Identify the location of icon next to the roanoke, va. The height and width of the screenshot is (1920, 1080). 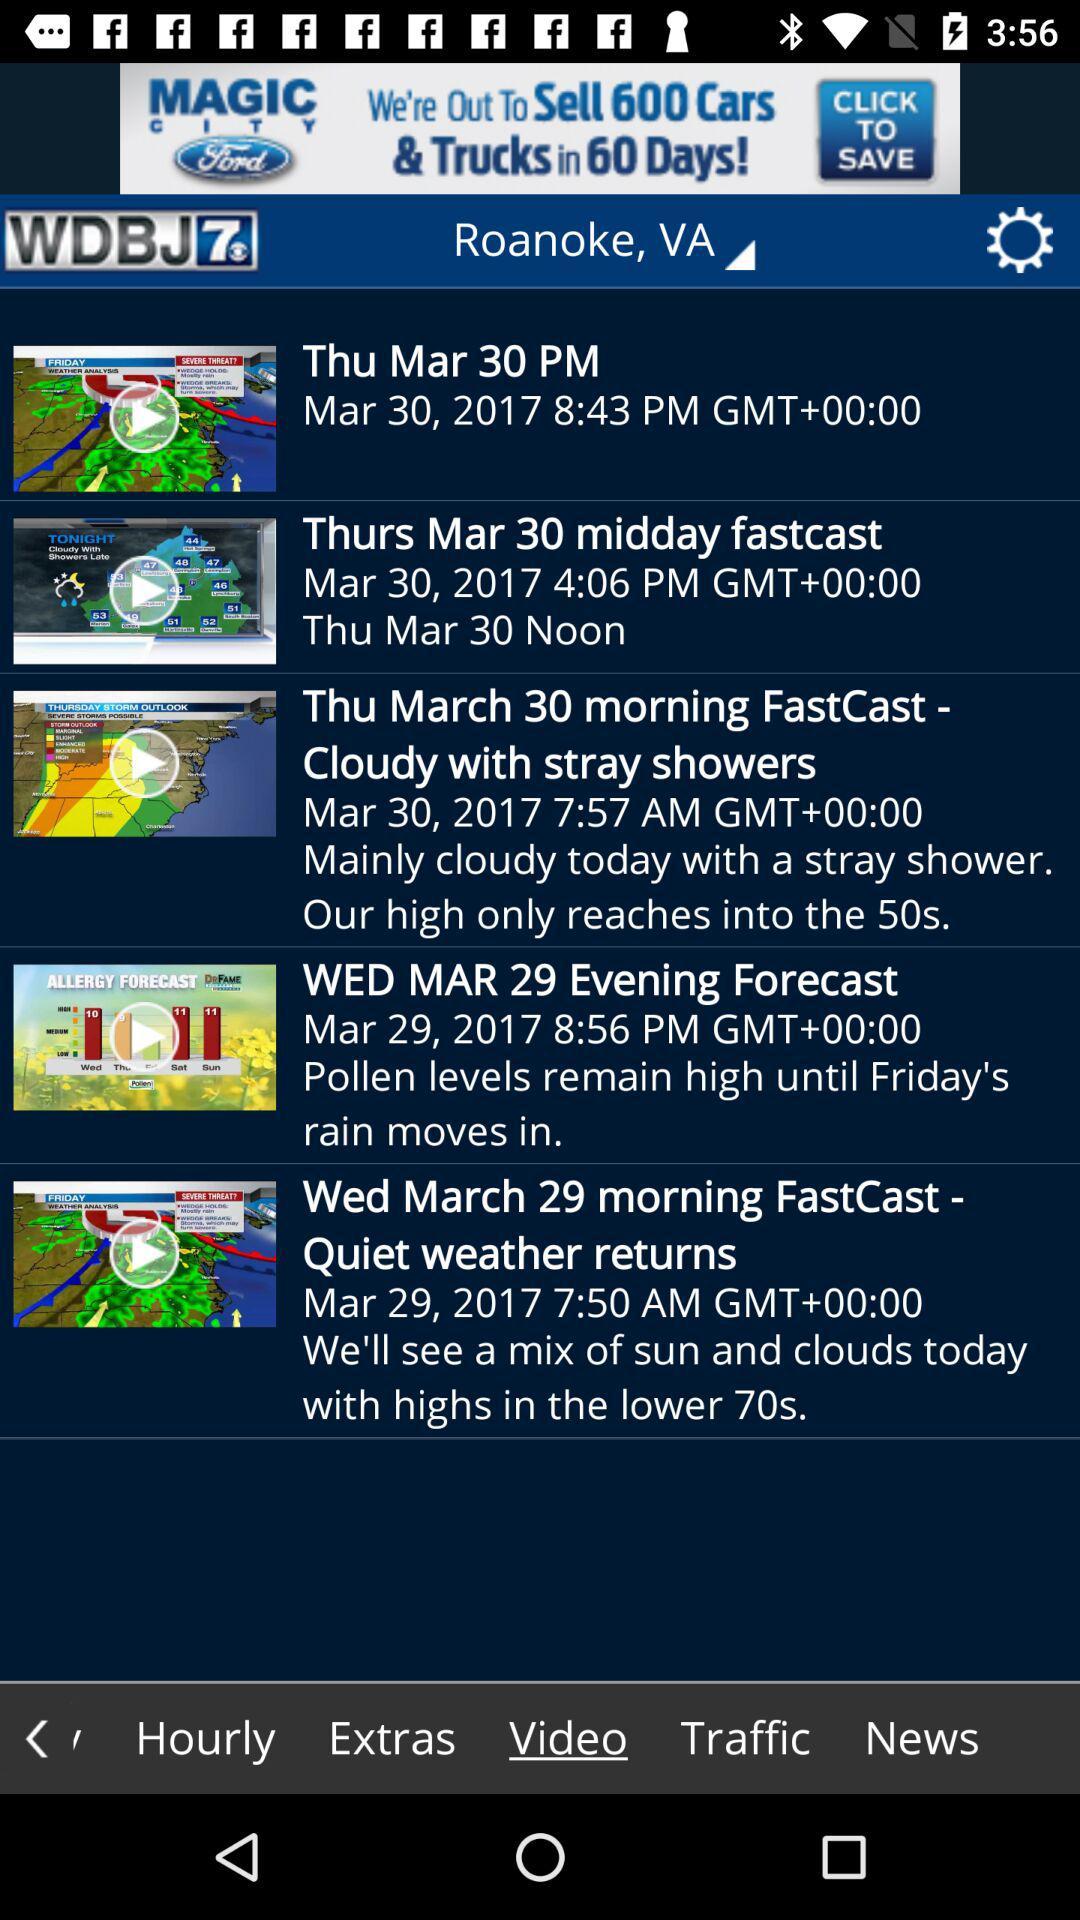
(131, 240).